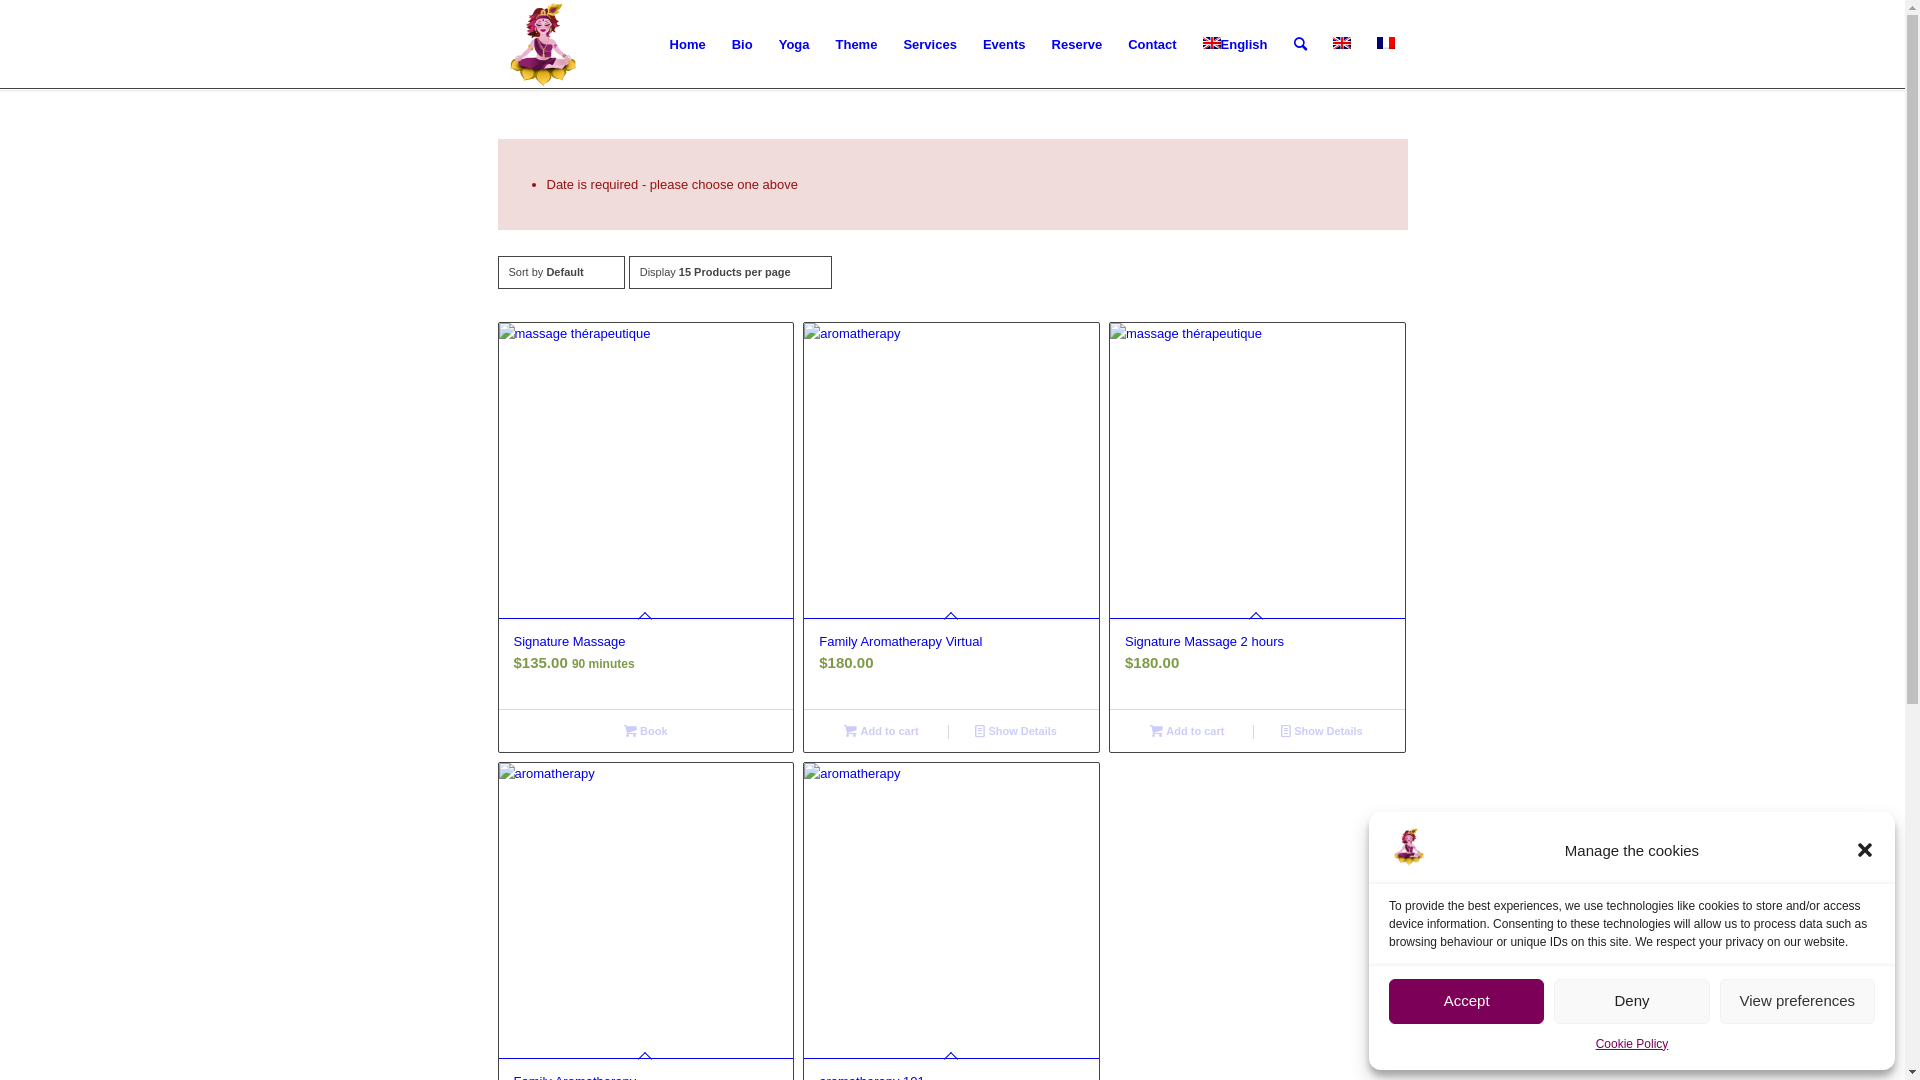 This screenshot has height=1080, width=1920. I want to click on 'Yoga', so click(793, 45).